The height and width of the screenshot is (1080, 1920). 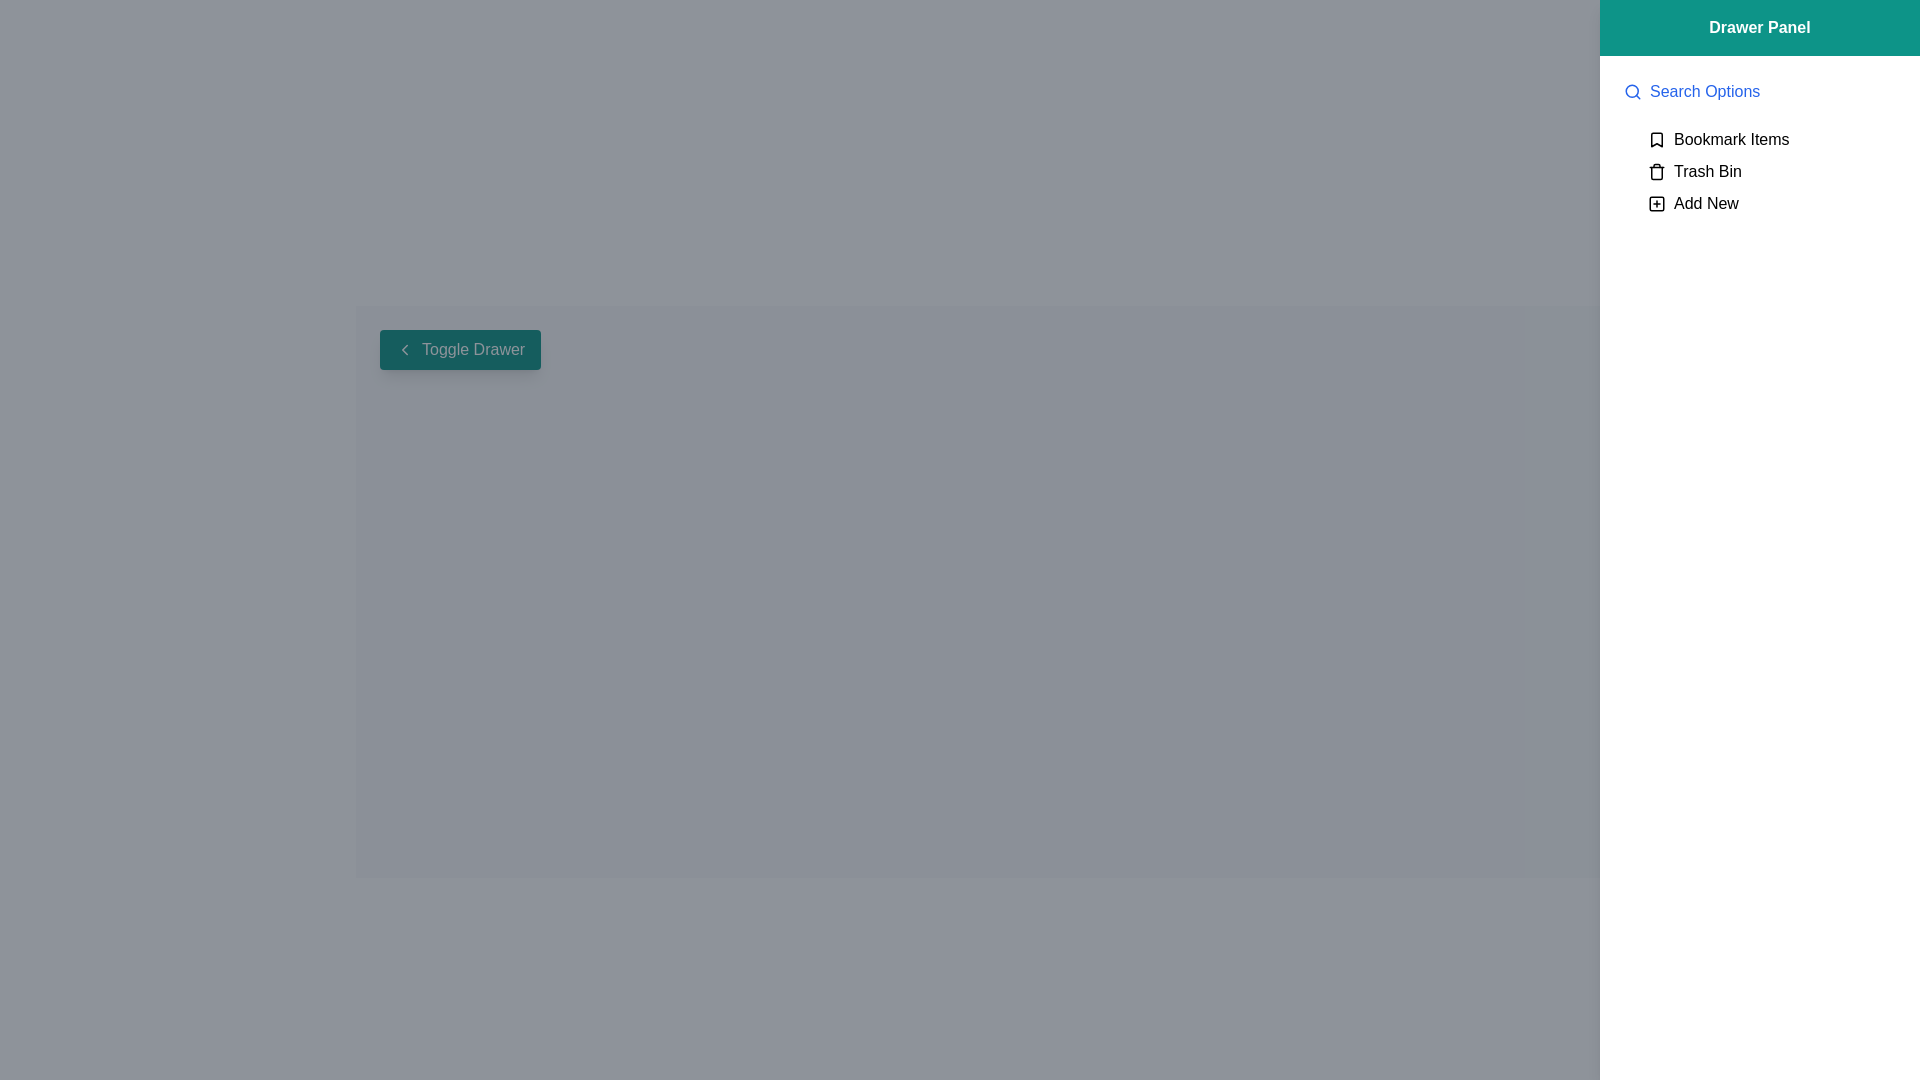 What do you see at coordinates (403, 349) in the screenshot?
I see `the icon or SVG symbol located to the left of the 'Toggle Drawer' text within the button on the teal background` at bounding box center [403, 349].